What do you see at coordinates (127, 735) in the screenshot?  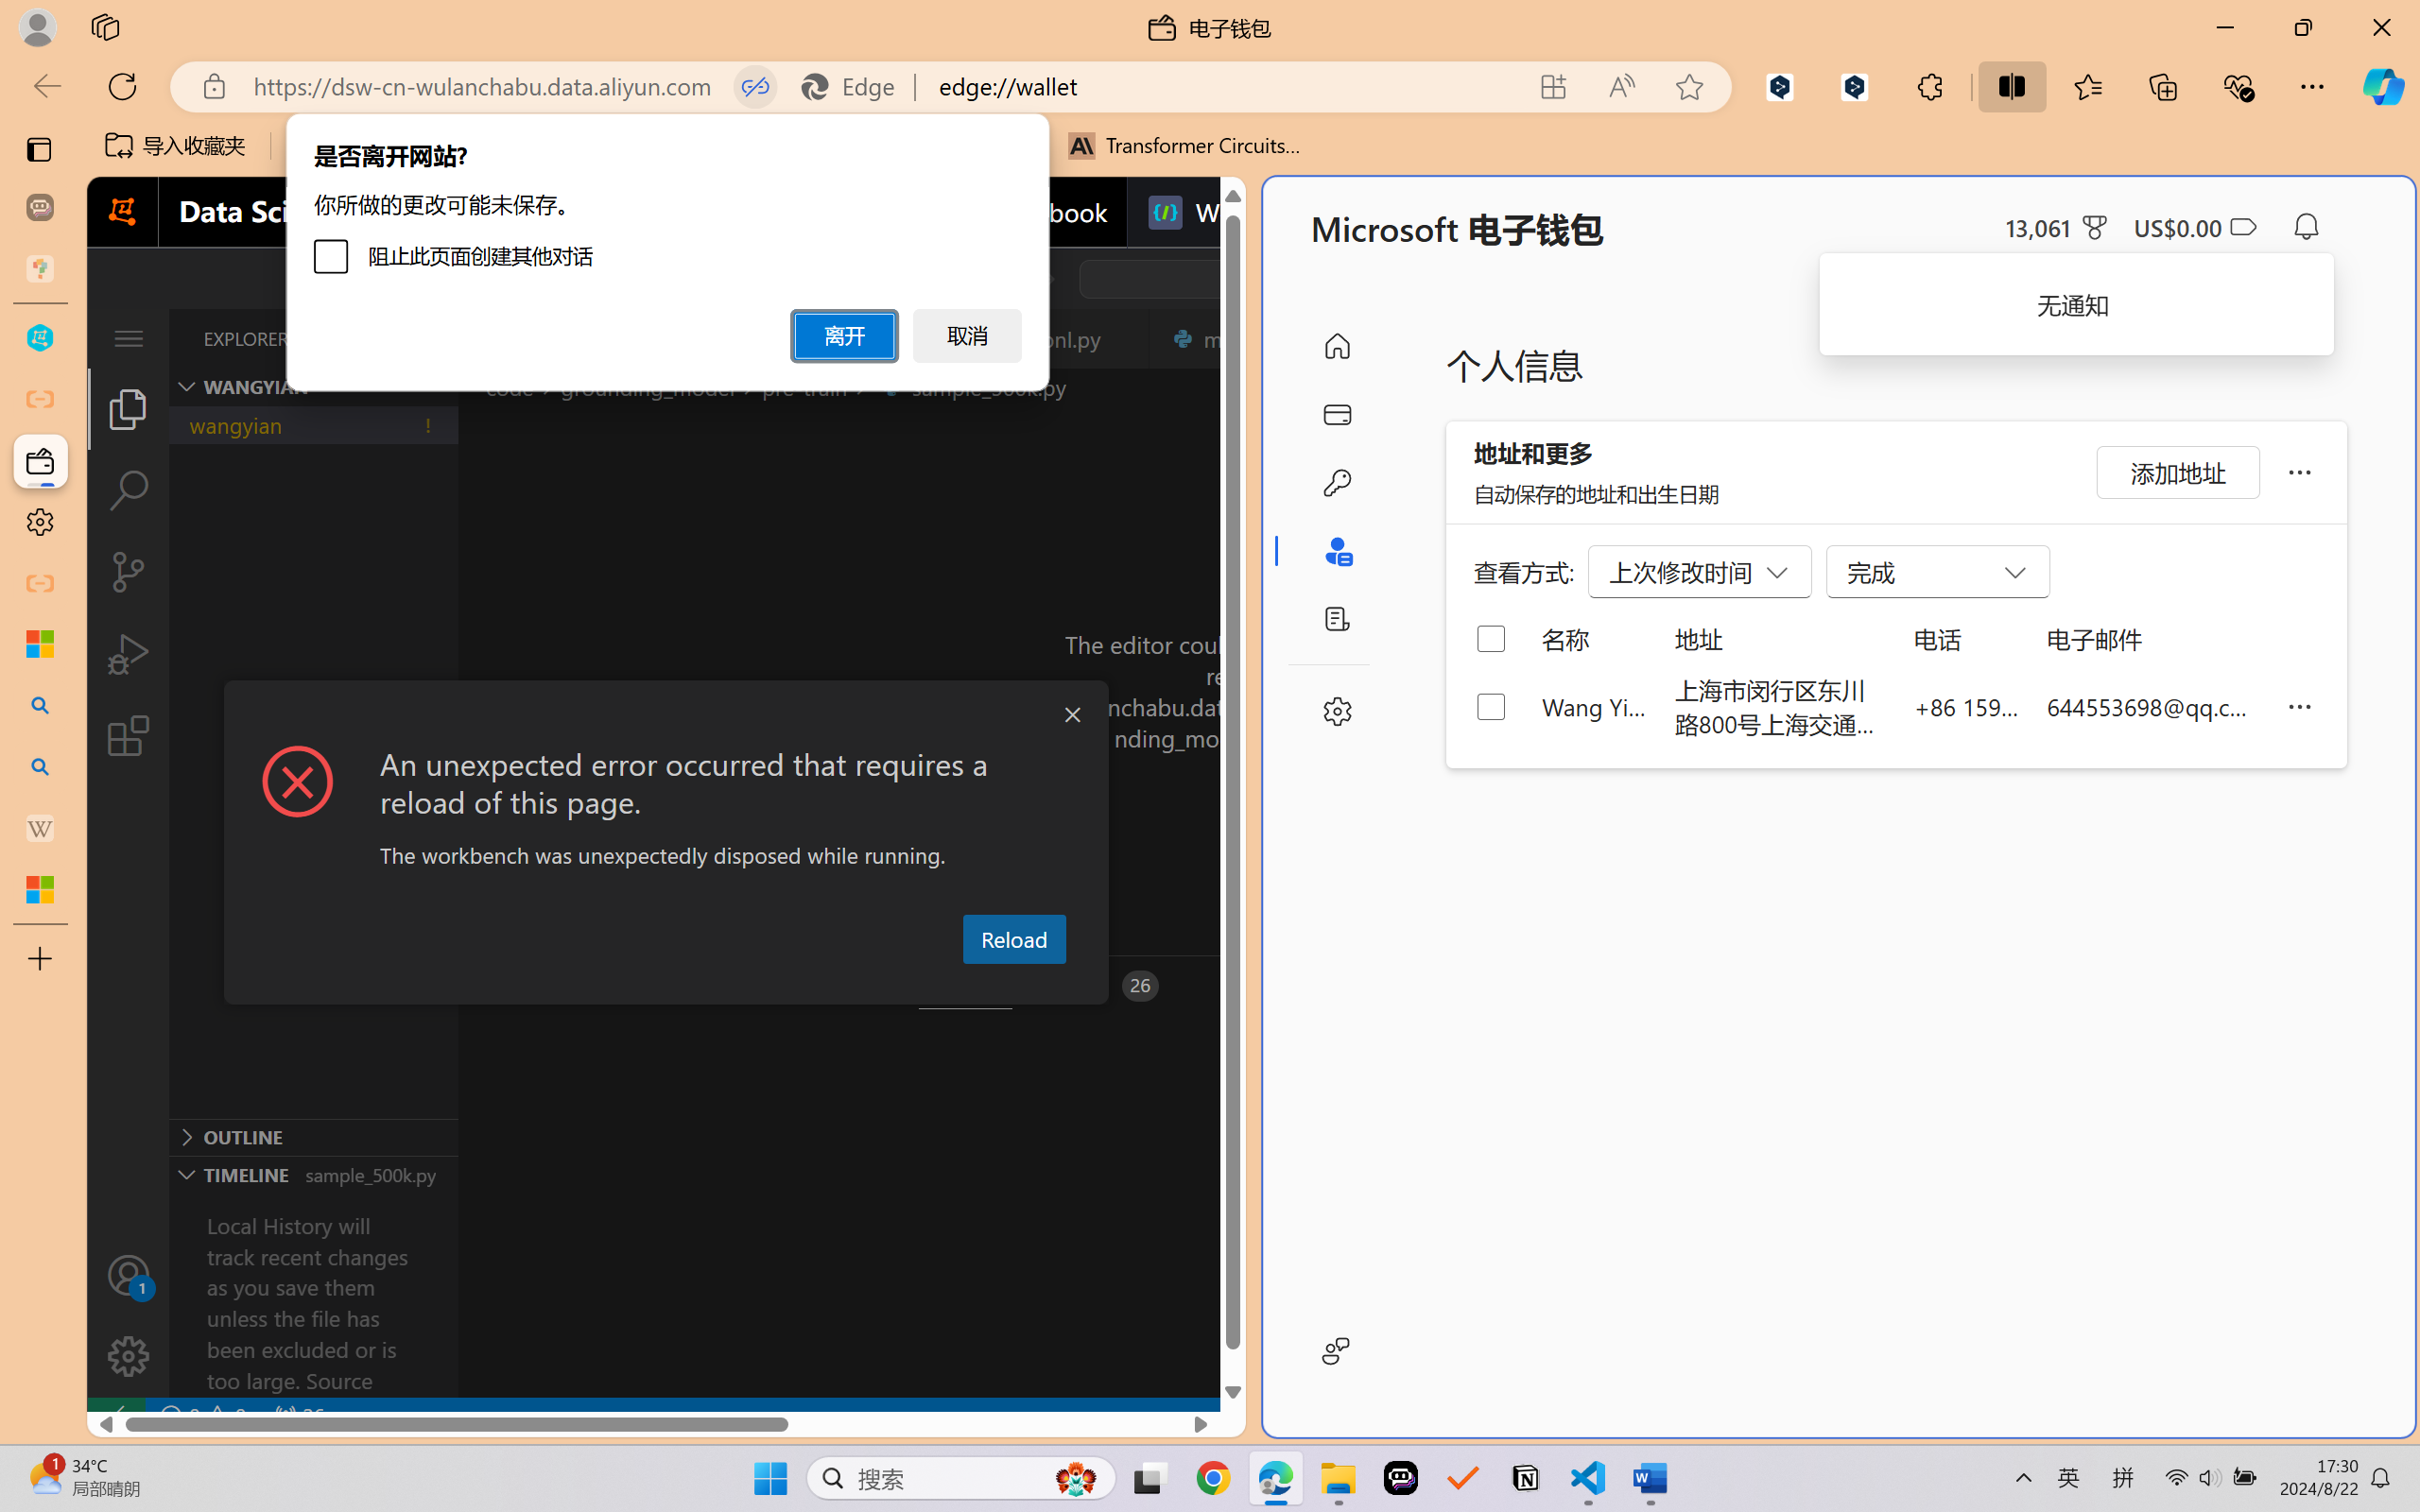 I see `'Extensions (Ctrl+Shift+X)'` at bounding box center [127, 735].